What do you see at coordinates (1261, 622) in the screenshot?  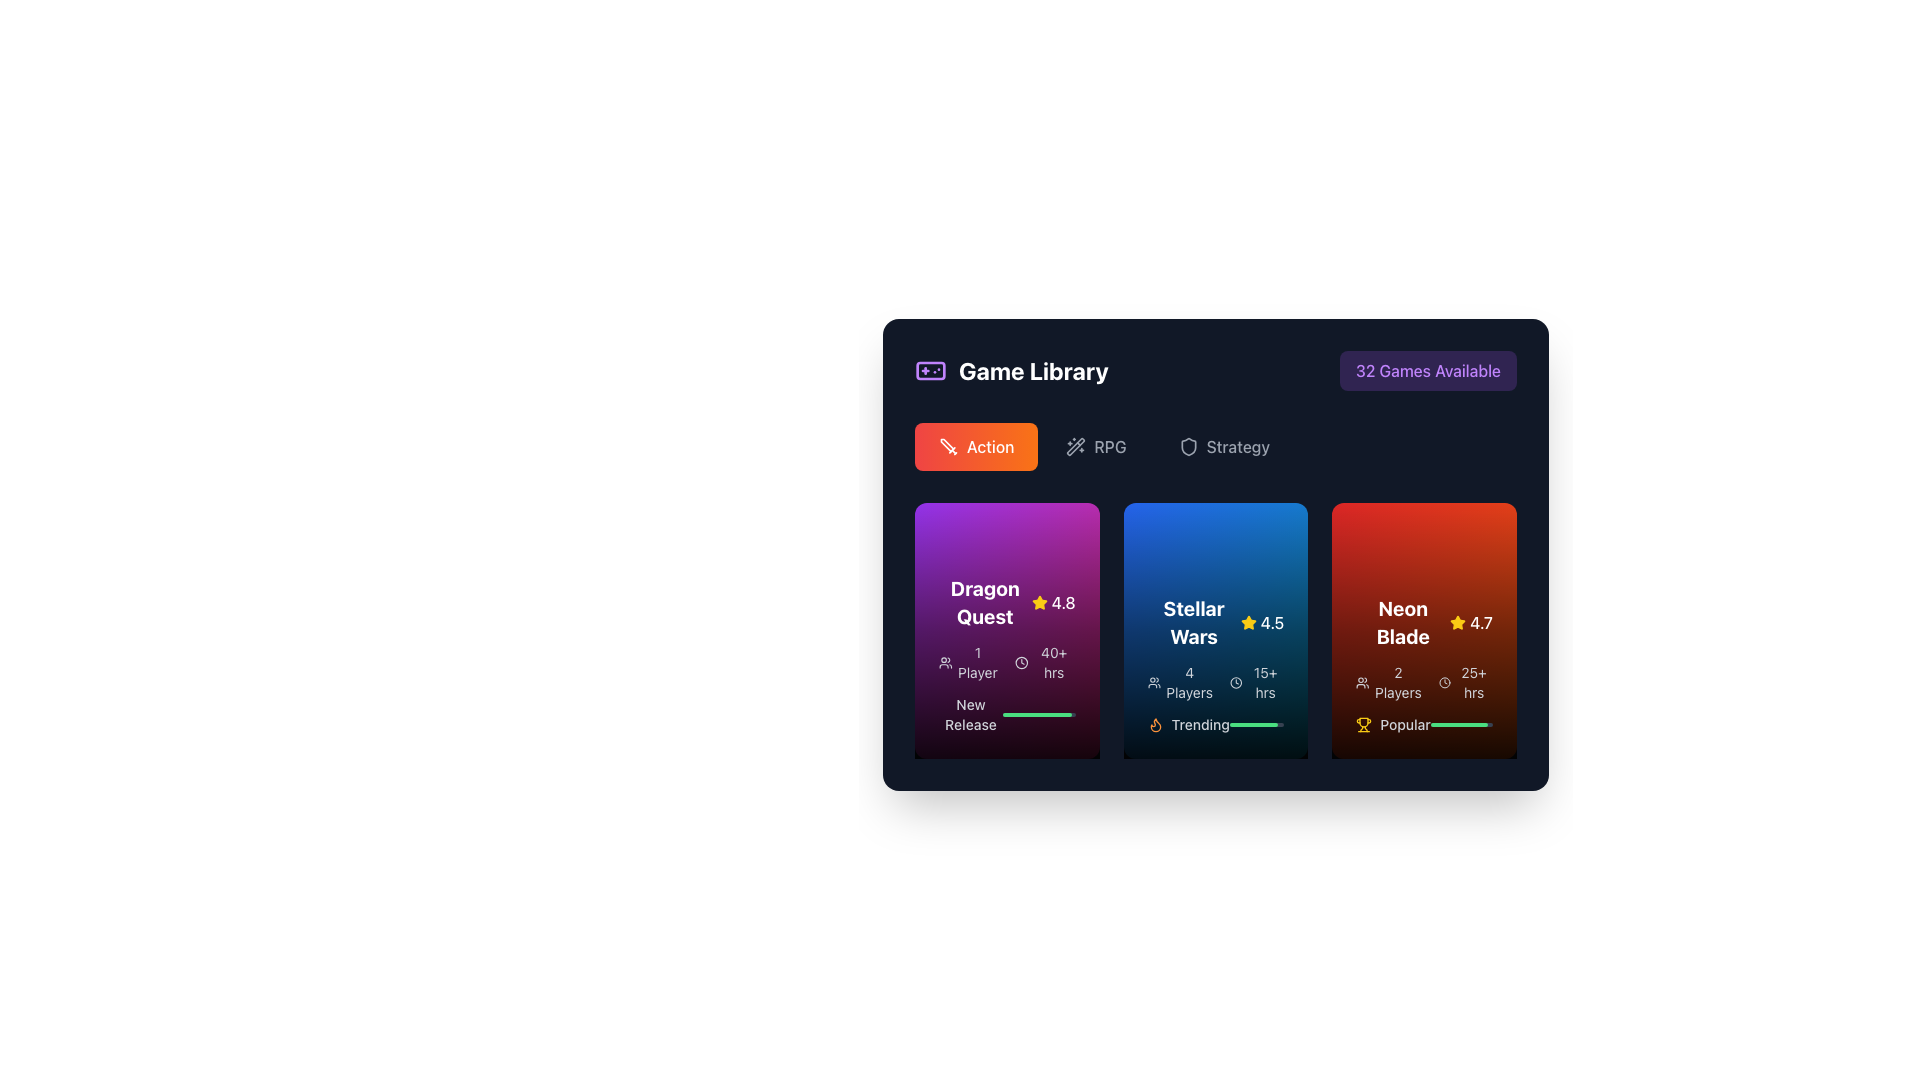 I see `the star in the Rating display component for the Stellar Wars game to provide feedback on the rating of 4.5 out of 5` at bounding box center [1261, 622].